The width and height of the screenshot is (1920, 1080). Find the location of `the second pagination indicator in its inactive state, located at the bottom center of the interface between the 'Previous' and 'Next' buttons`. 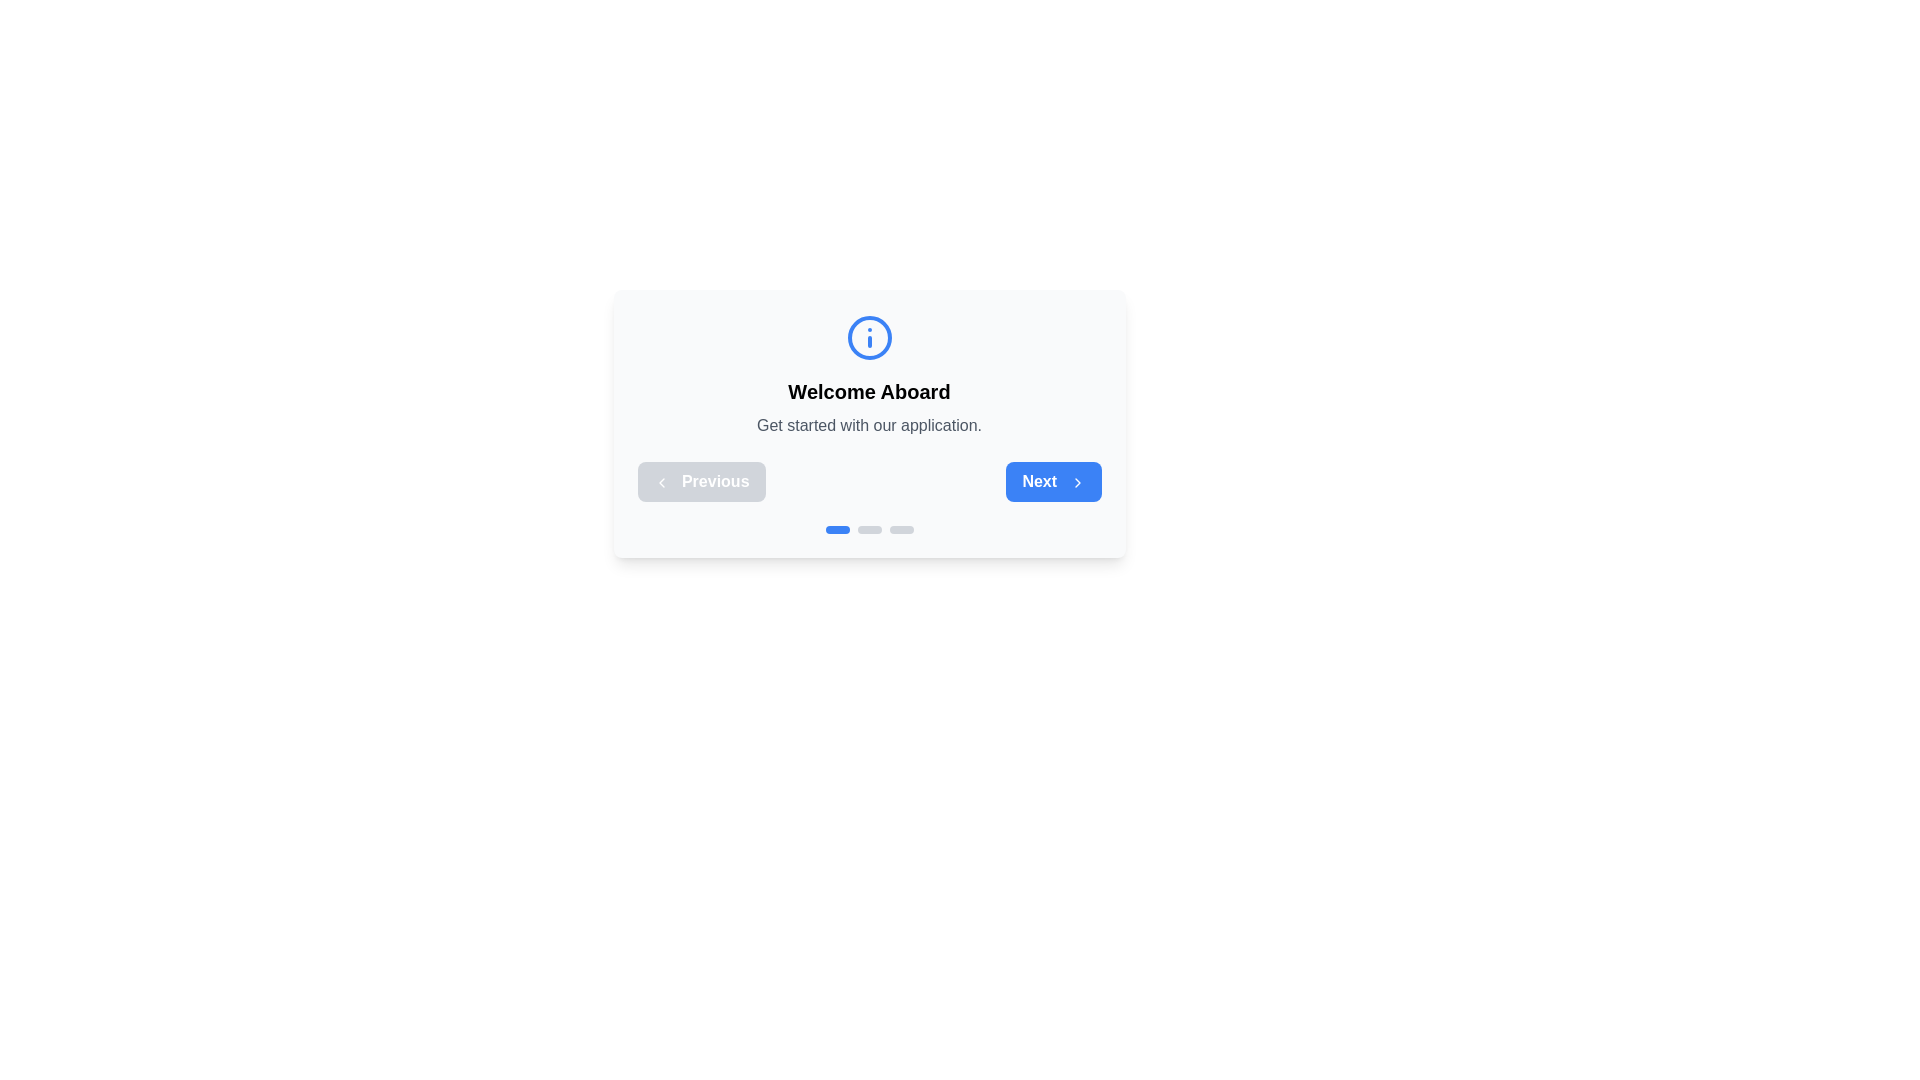

the second pagination indicator in its inactive state, located at the bottom center of the interface between the 'Previous' and 'Next' buttons is located at coordinates (869, 528).